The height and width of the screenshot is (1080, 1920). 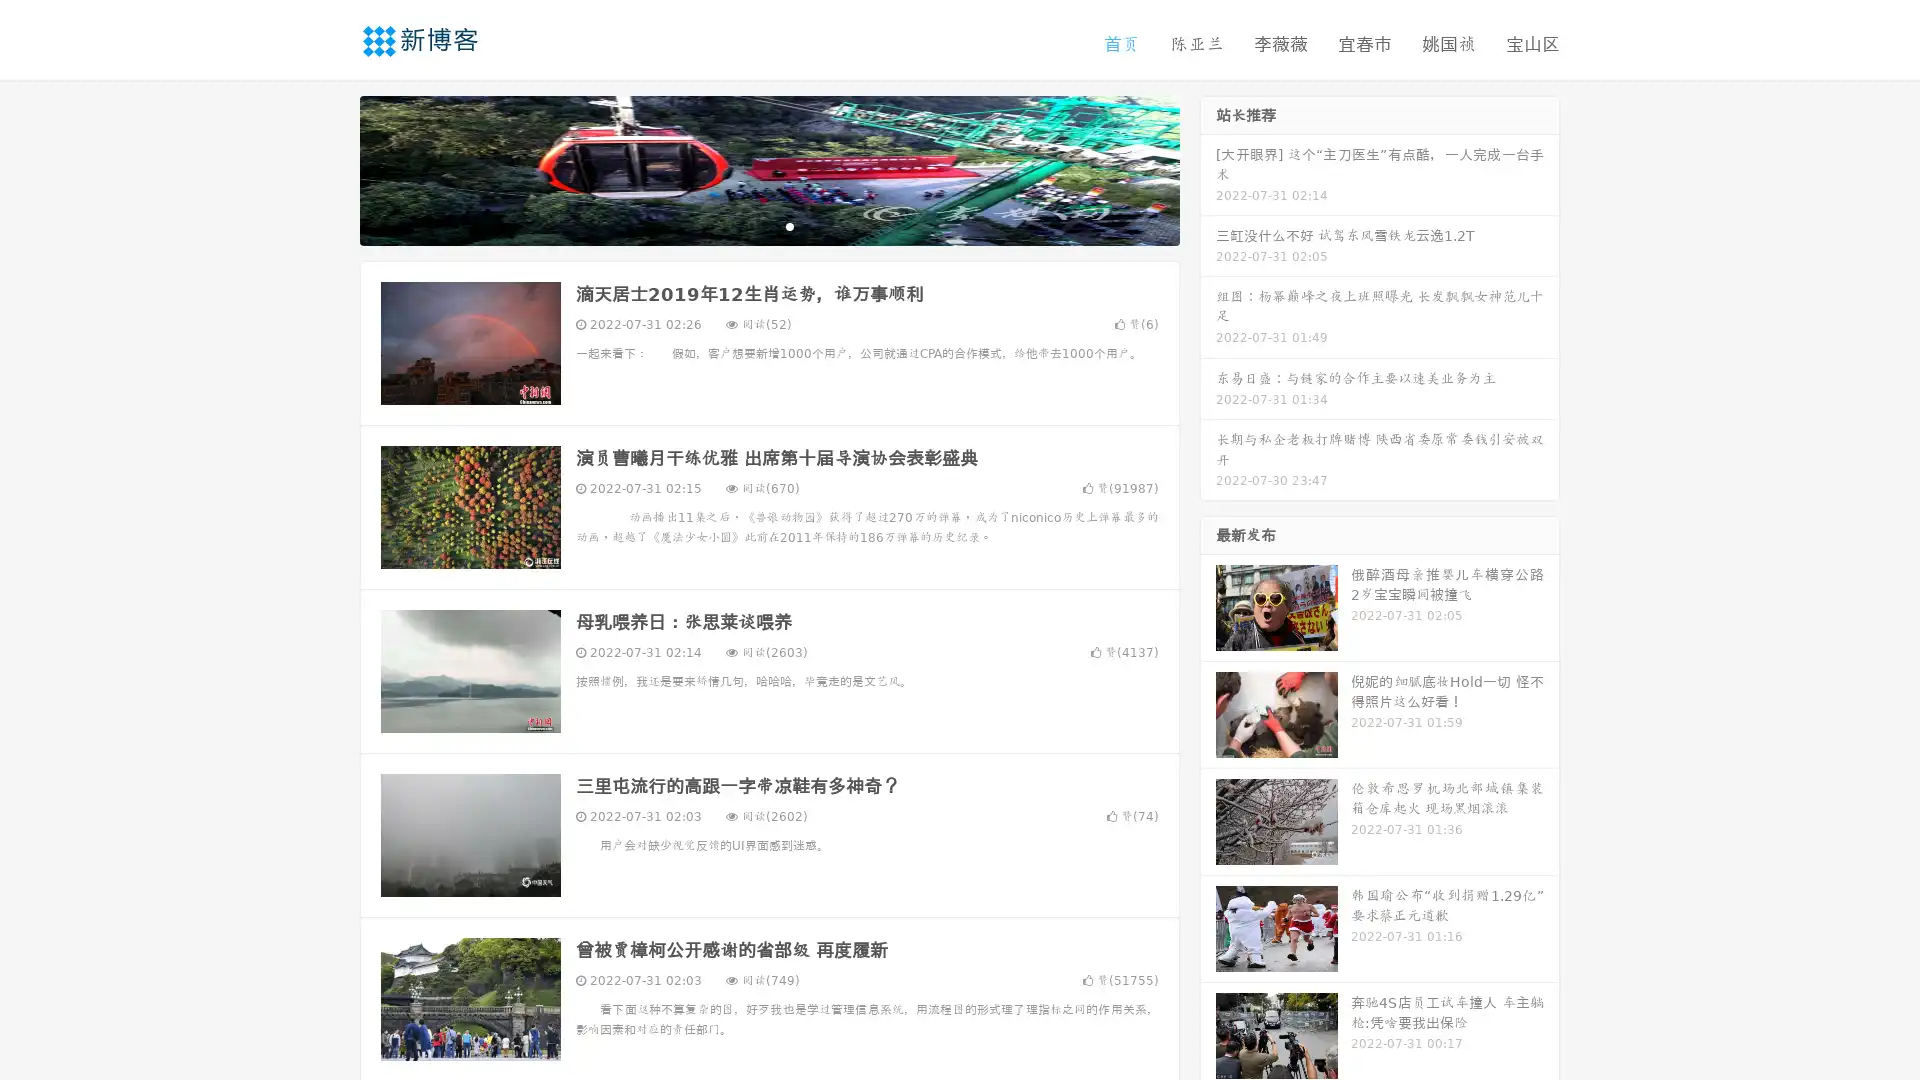 What do you see at coordinates (748, 225) in the screenshot?
I see `Go to slide 1` at bounding box center [748, 225].